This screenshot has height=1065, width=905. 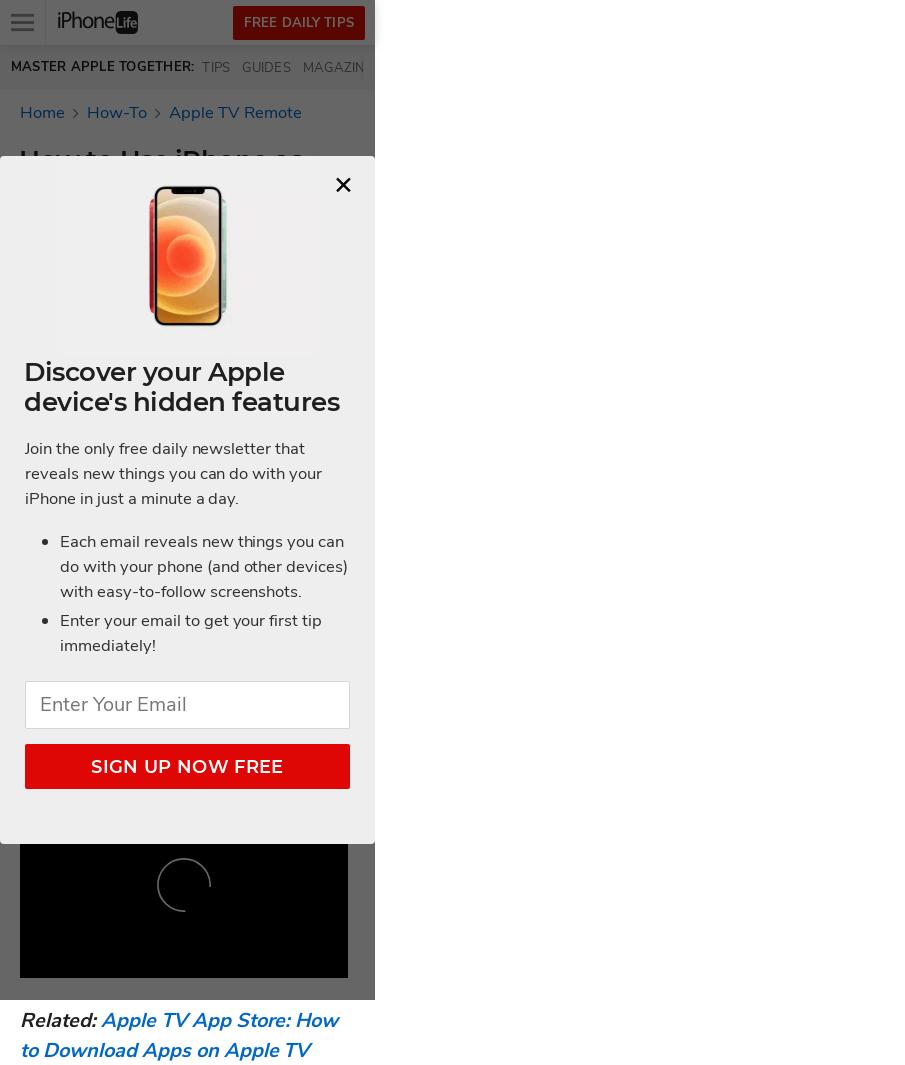 What do you see at coordinates (674, 66) in the screenshot?
I see `'Community'` at bounding box center [674, 66].